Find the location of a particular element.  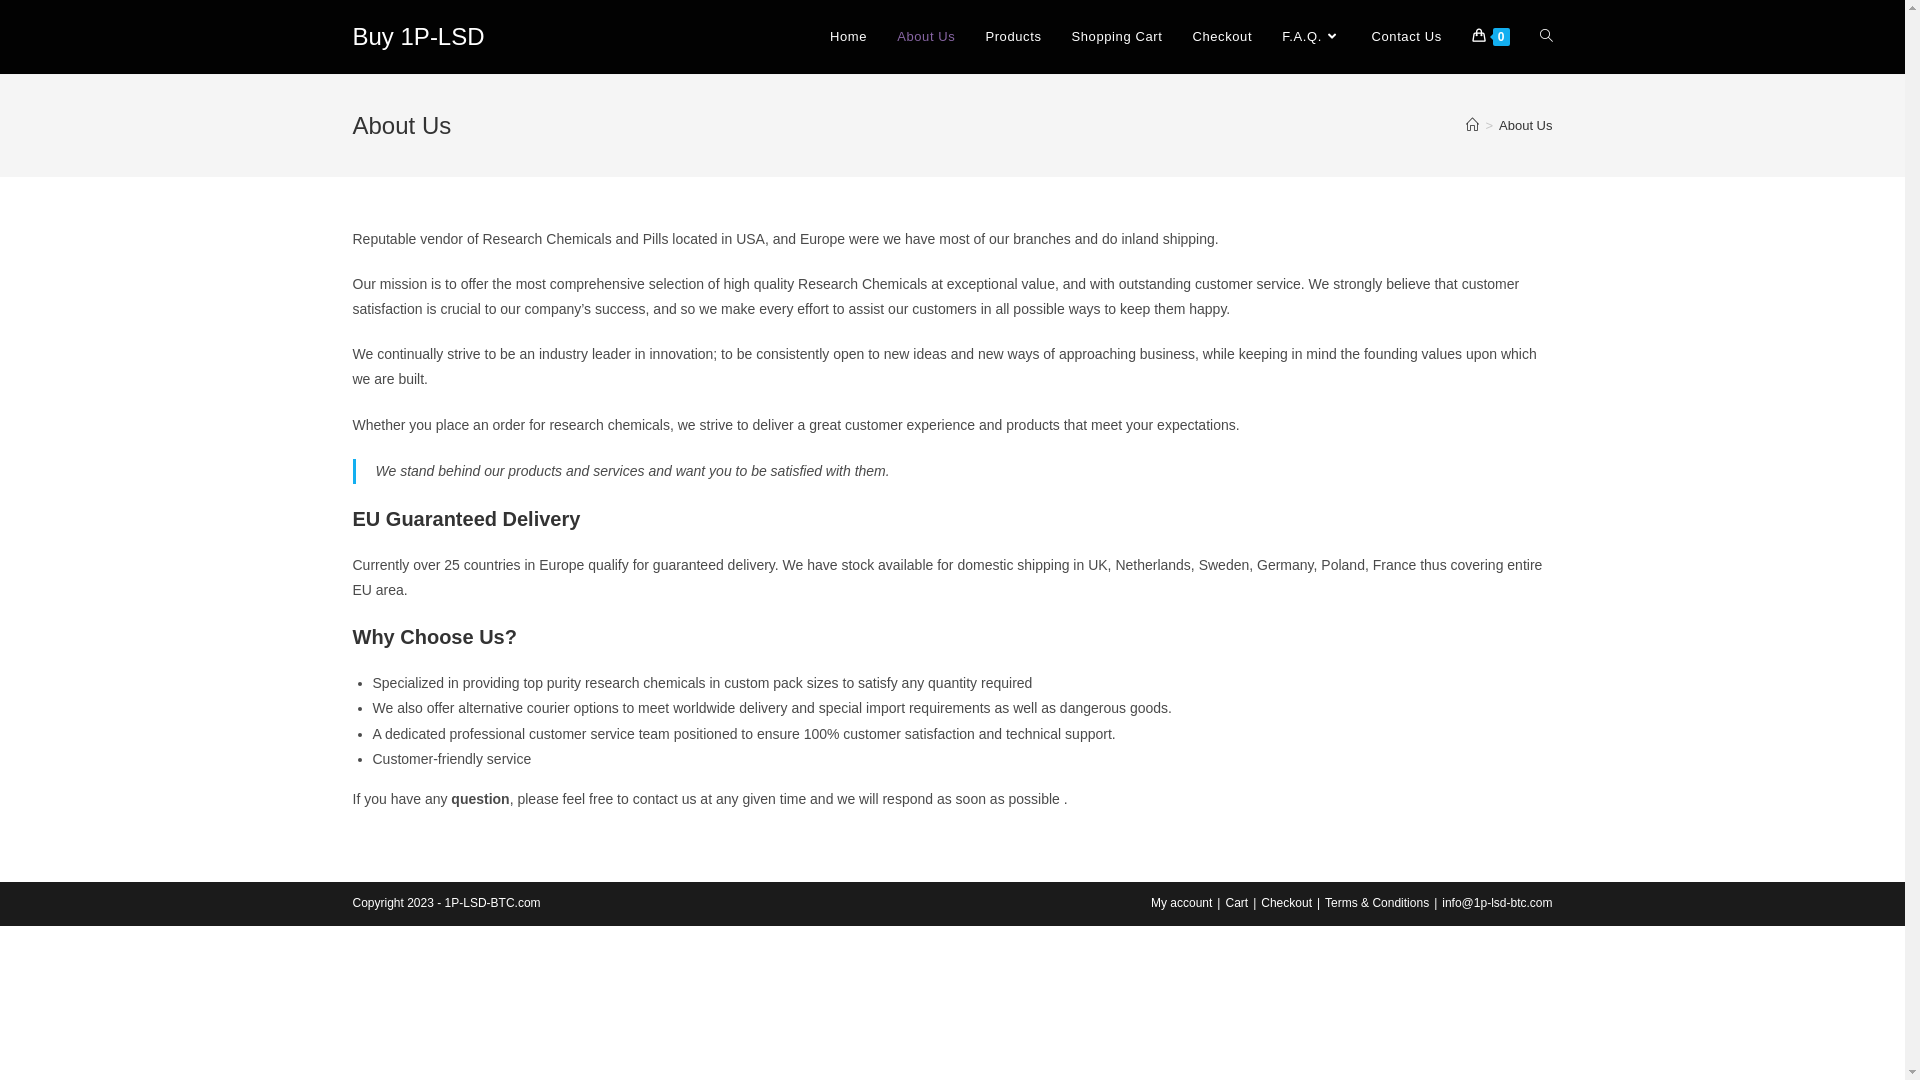

'Toggle website search' is located at coordinates (1522, 37).